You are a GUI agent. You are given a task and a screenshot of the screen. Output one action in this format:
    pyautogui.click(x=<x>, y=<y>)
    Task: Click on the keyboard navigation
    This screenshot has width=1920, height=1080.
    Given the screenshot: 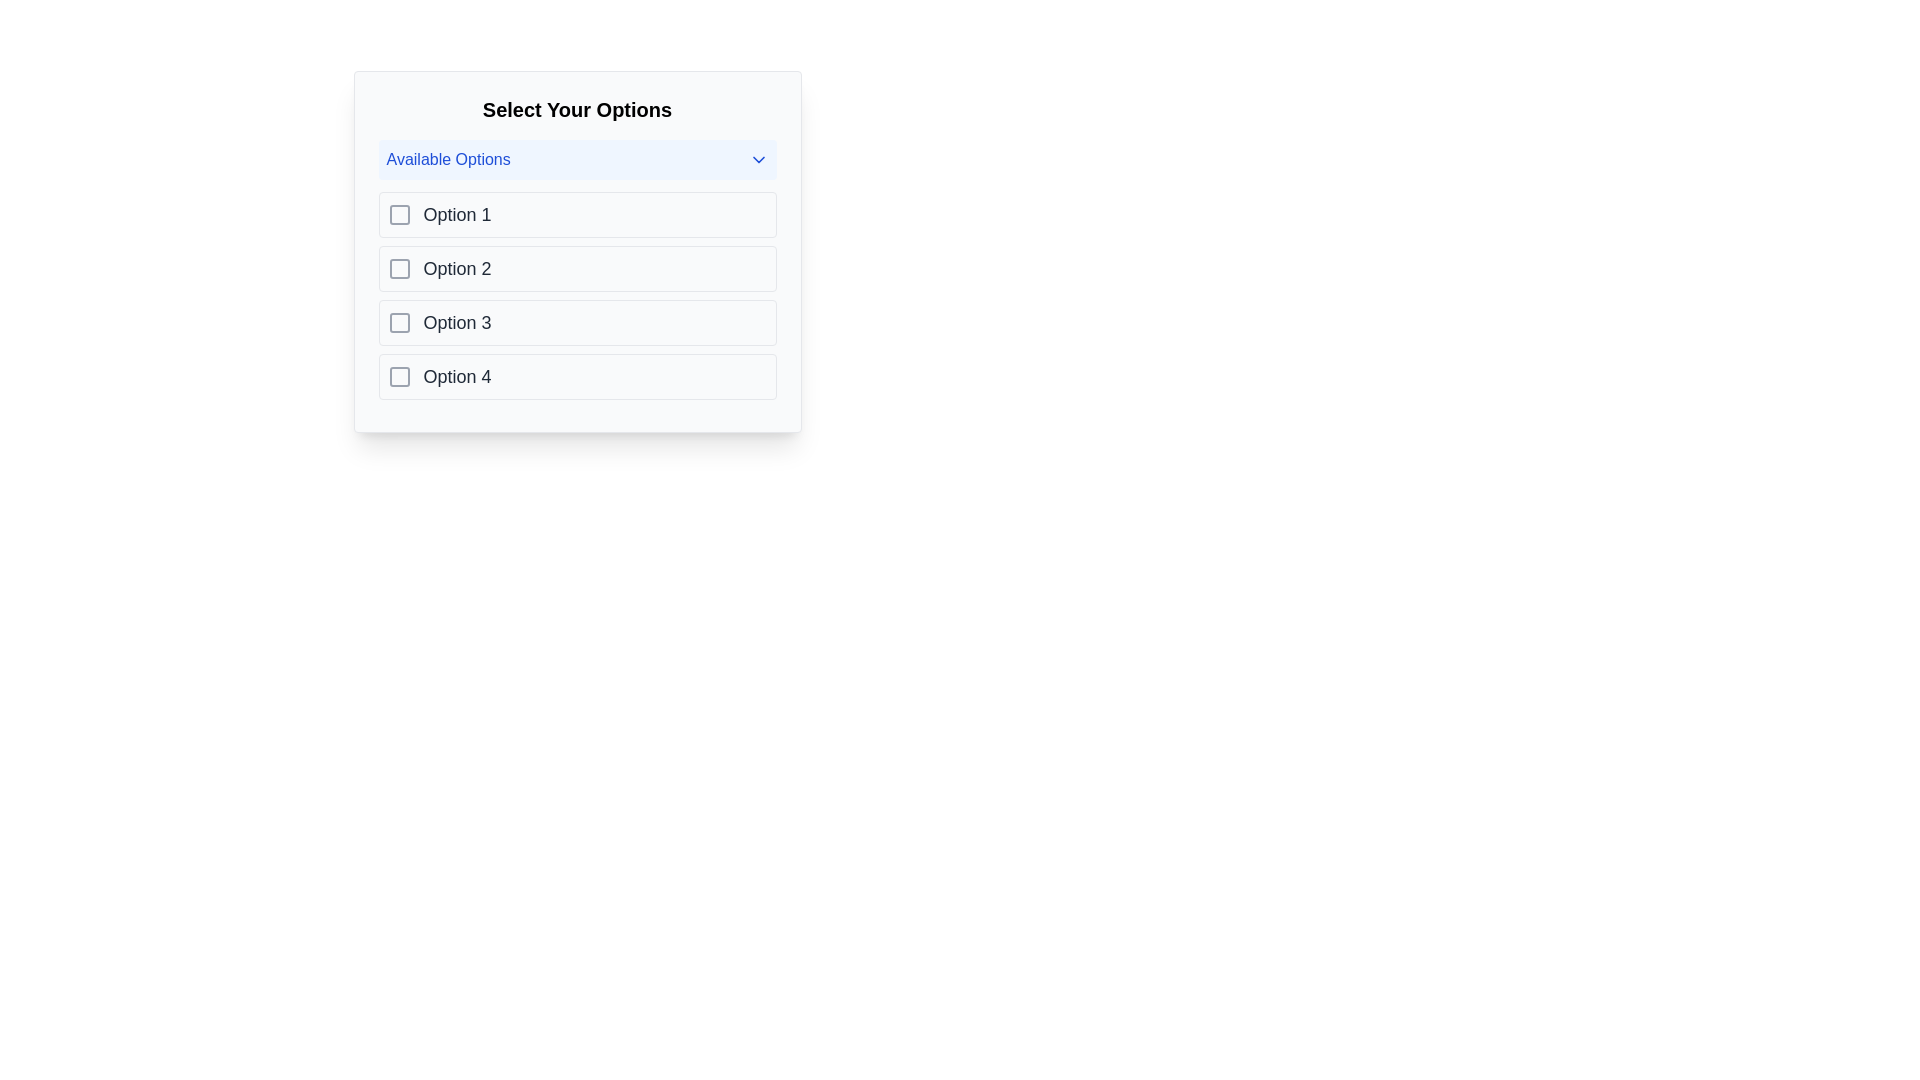 What is the action you would take?
    pyautogui.click(x=399, y=268)
    